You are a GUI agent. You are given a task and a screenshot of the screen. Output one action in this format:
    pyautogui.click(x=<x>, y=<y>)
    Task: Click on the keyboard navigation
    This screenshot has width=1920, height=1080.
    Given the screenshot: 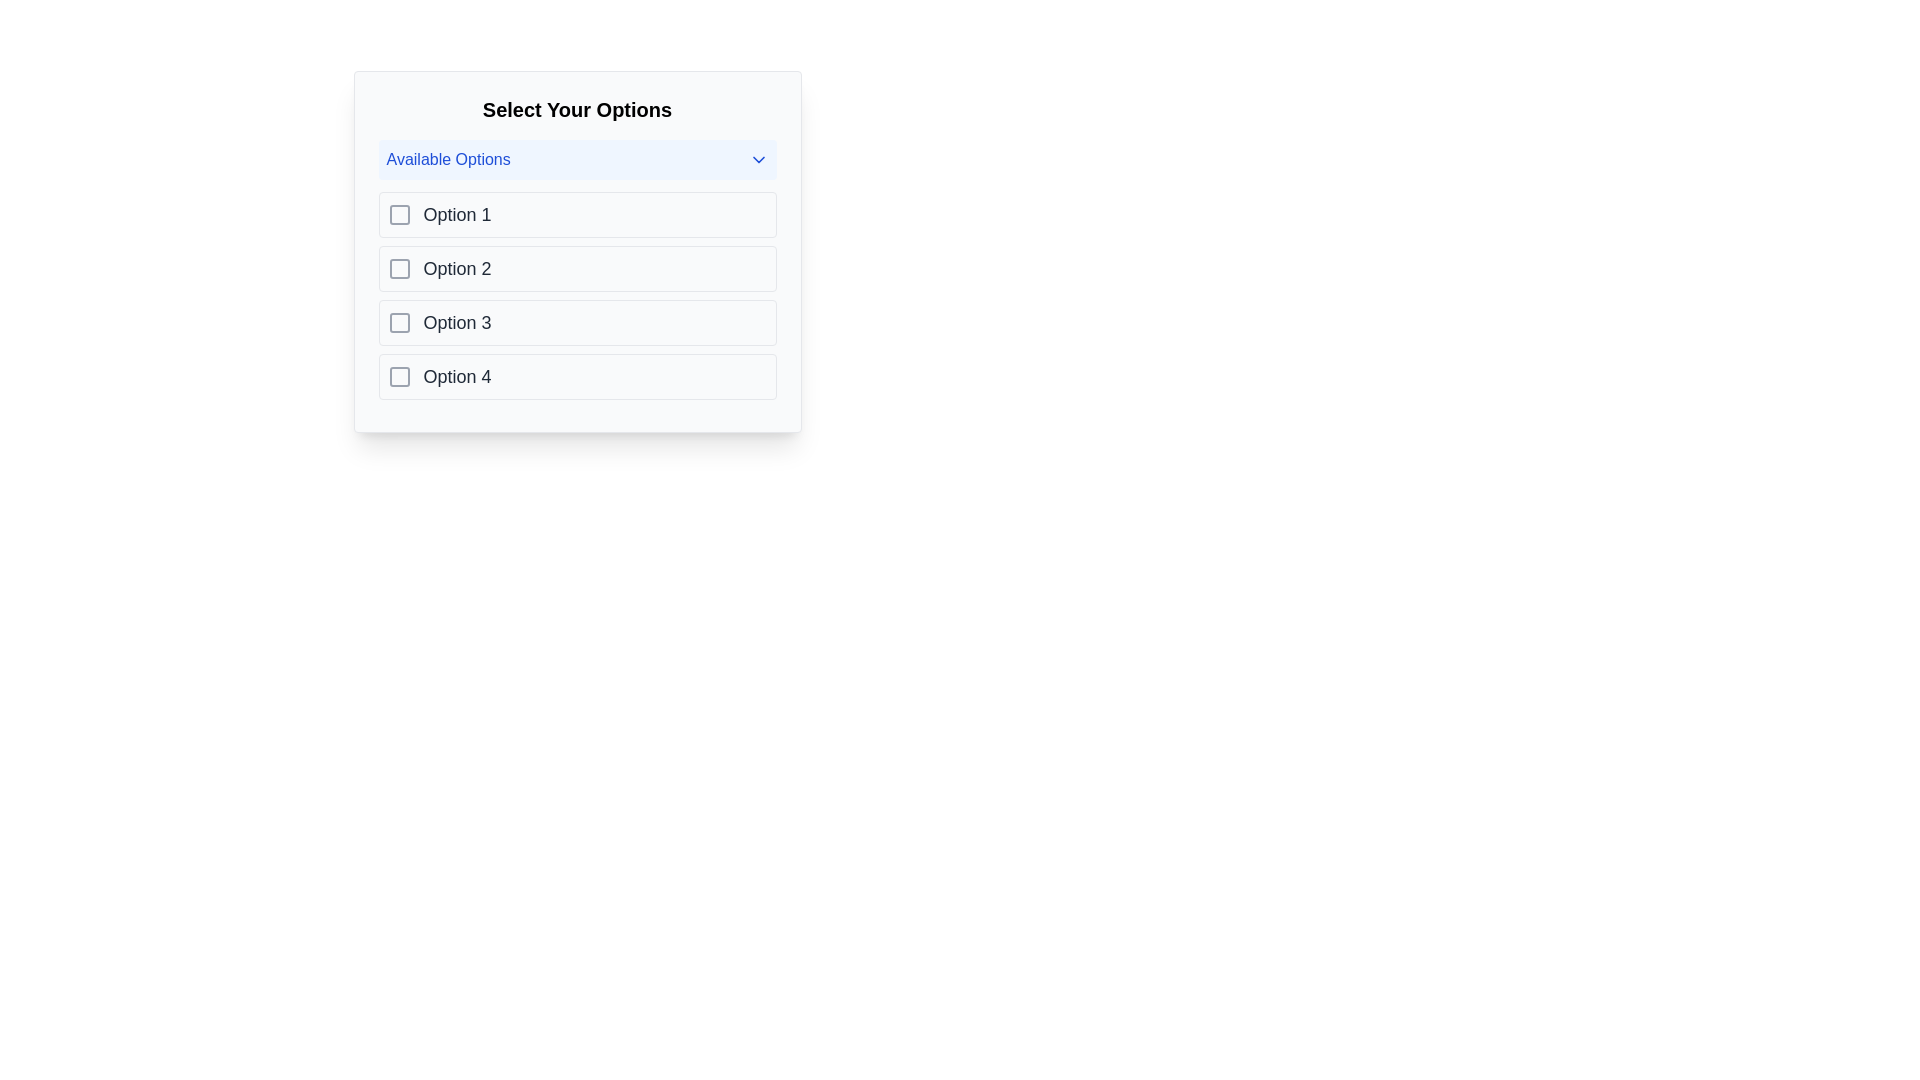 What is the action you would take?
    pyautogui.click(x=399, y=268)
    